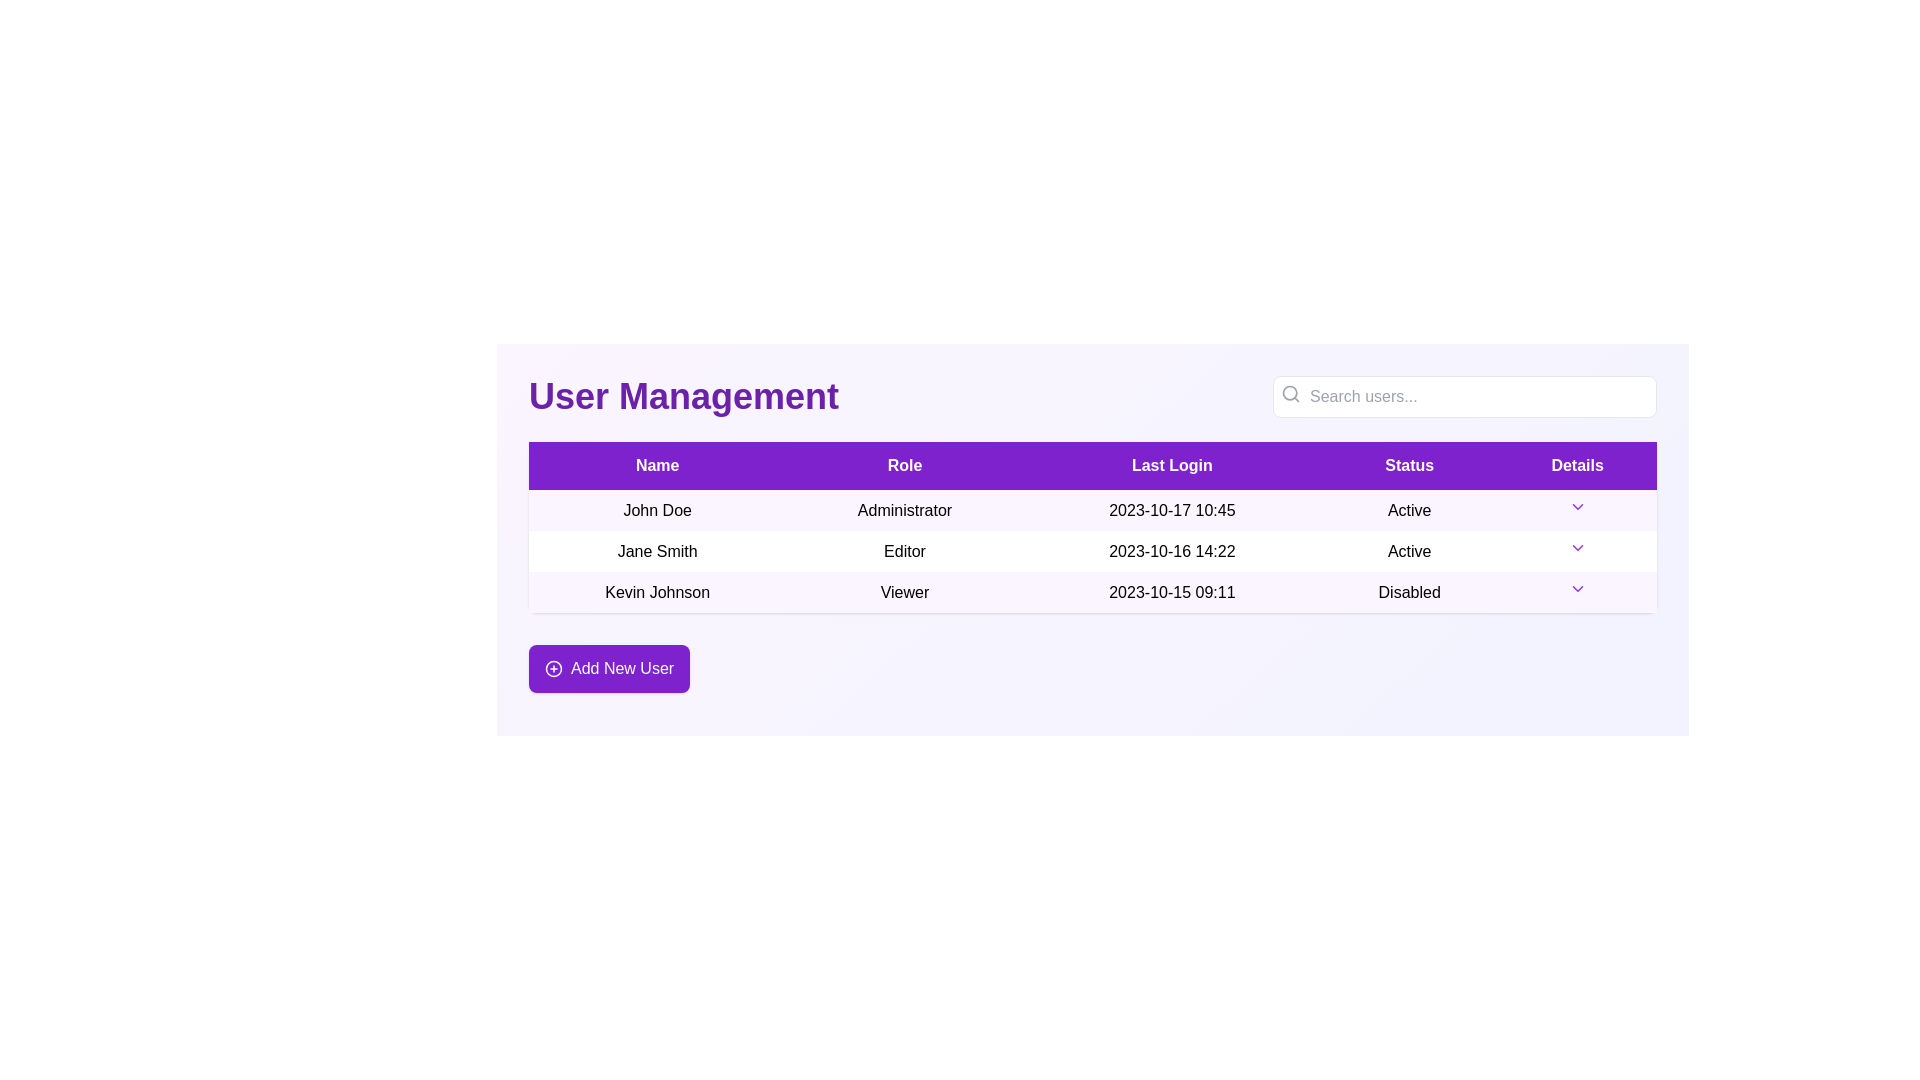 The height and width of the screenshot is (1080, 1920). Describe the element at coordinates (1172, 591) in the screenshot. I see `the static text field displaying the date and time '2023-10-15 09:11', located in the third row of the user management table under the 'Last Login' column` at that location.